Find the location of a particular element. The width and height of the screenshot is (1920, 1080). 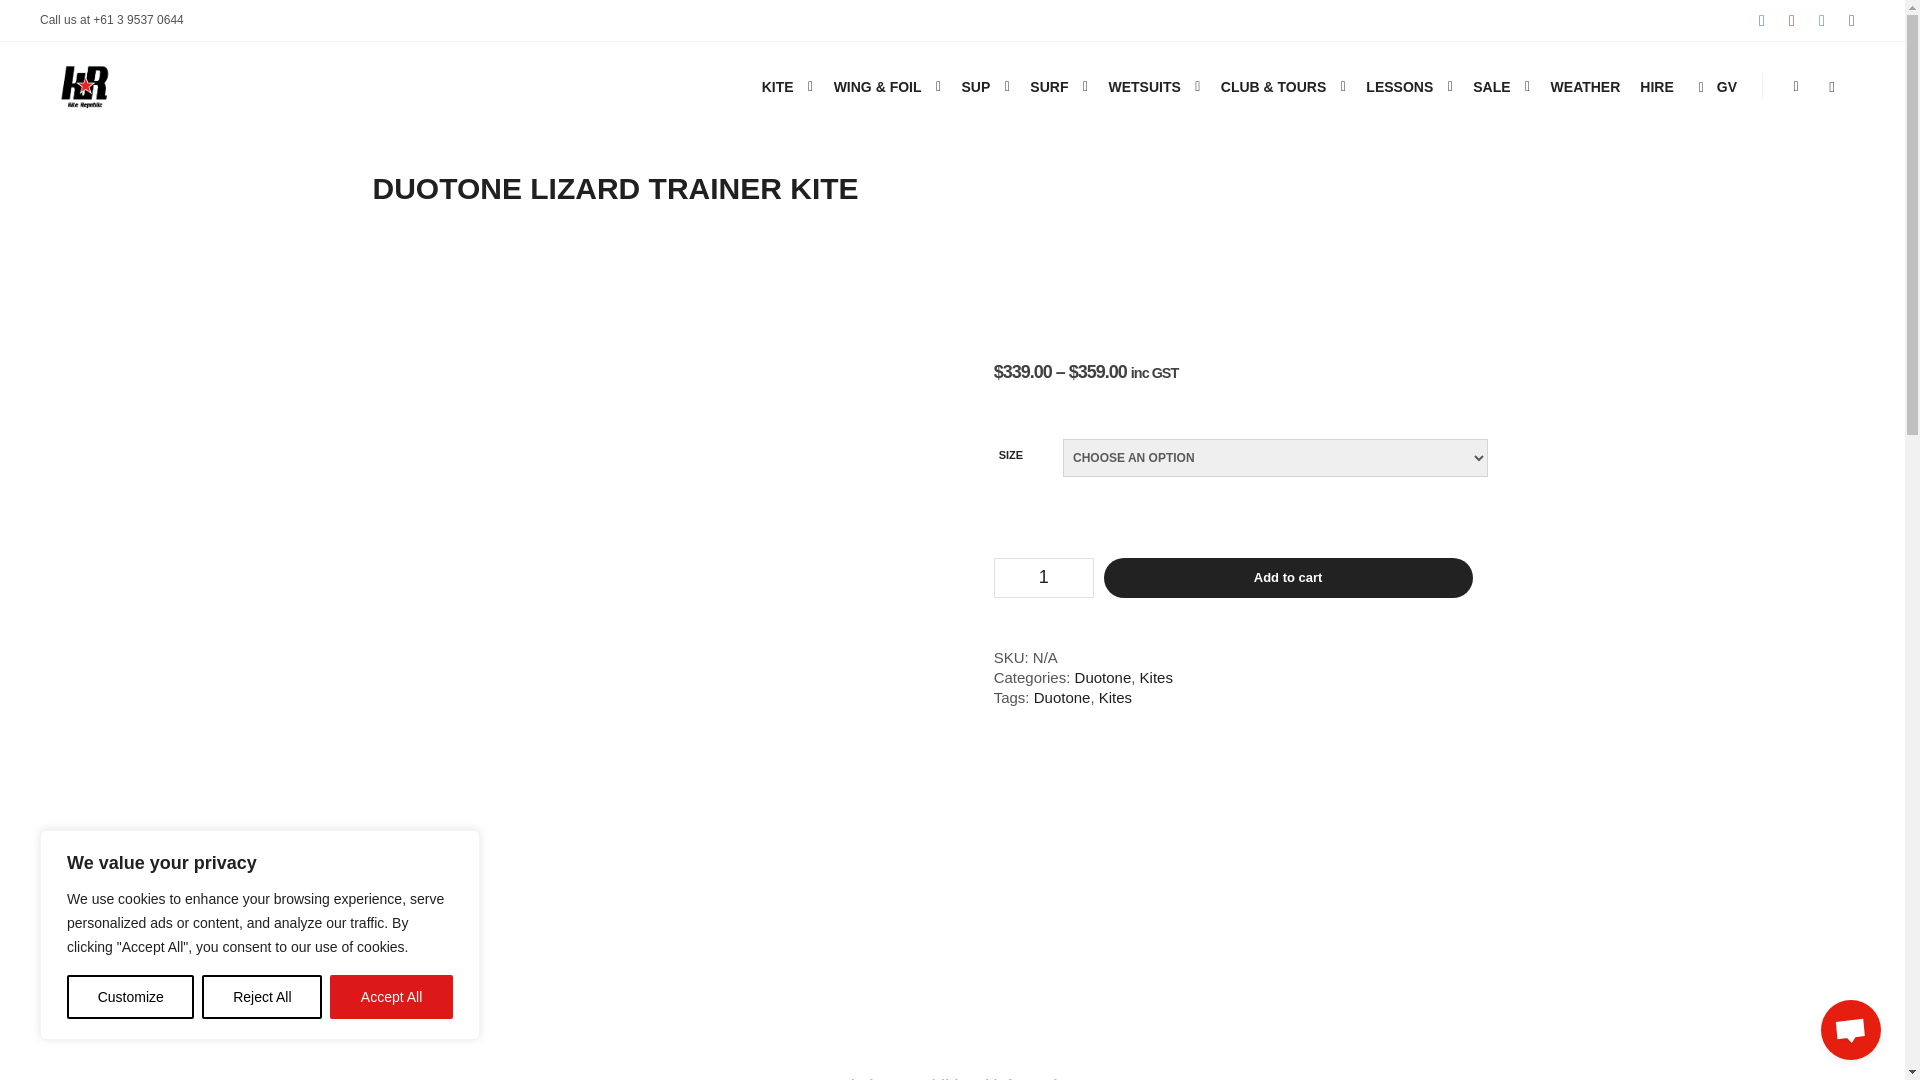

'WETSUITS' is located at coordinates (1141, 86).